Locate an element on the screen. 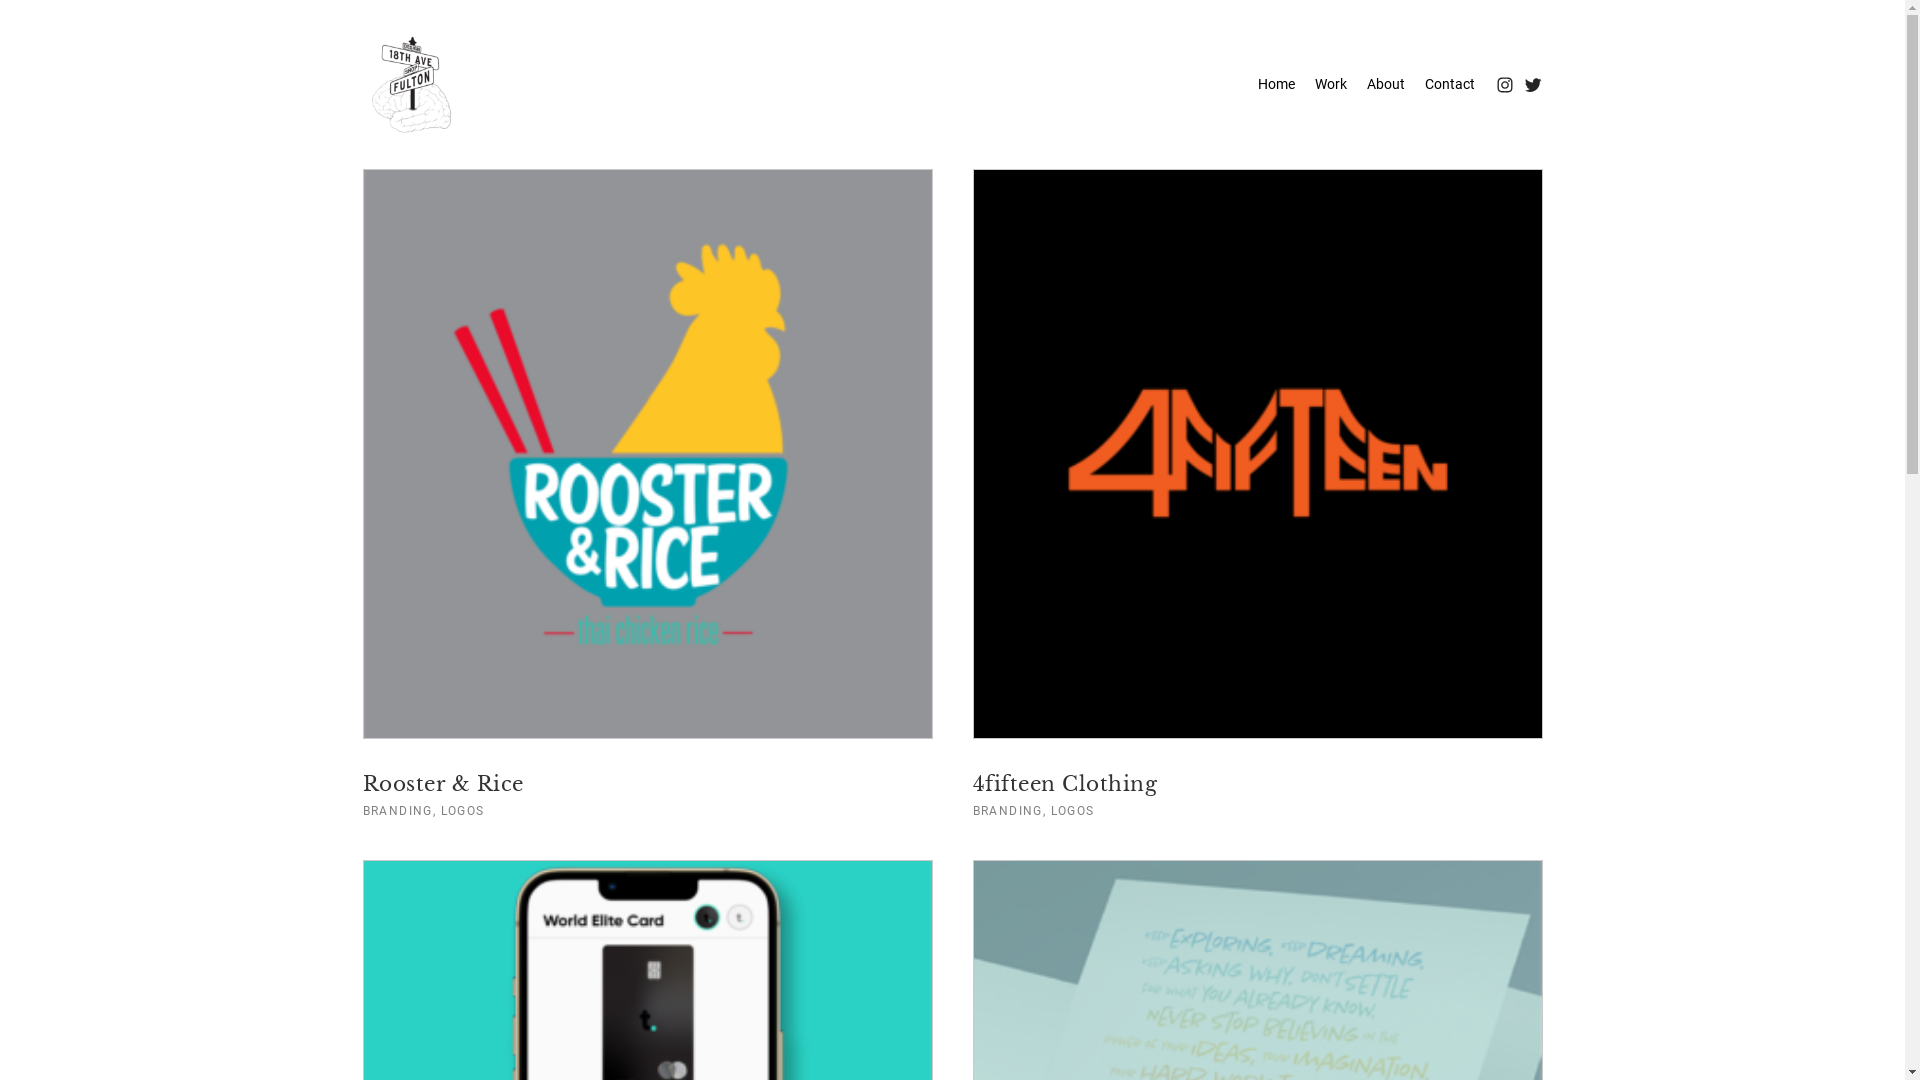  'BRANDING' is located at coordinates (397, 810).